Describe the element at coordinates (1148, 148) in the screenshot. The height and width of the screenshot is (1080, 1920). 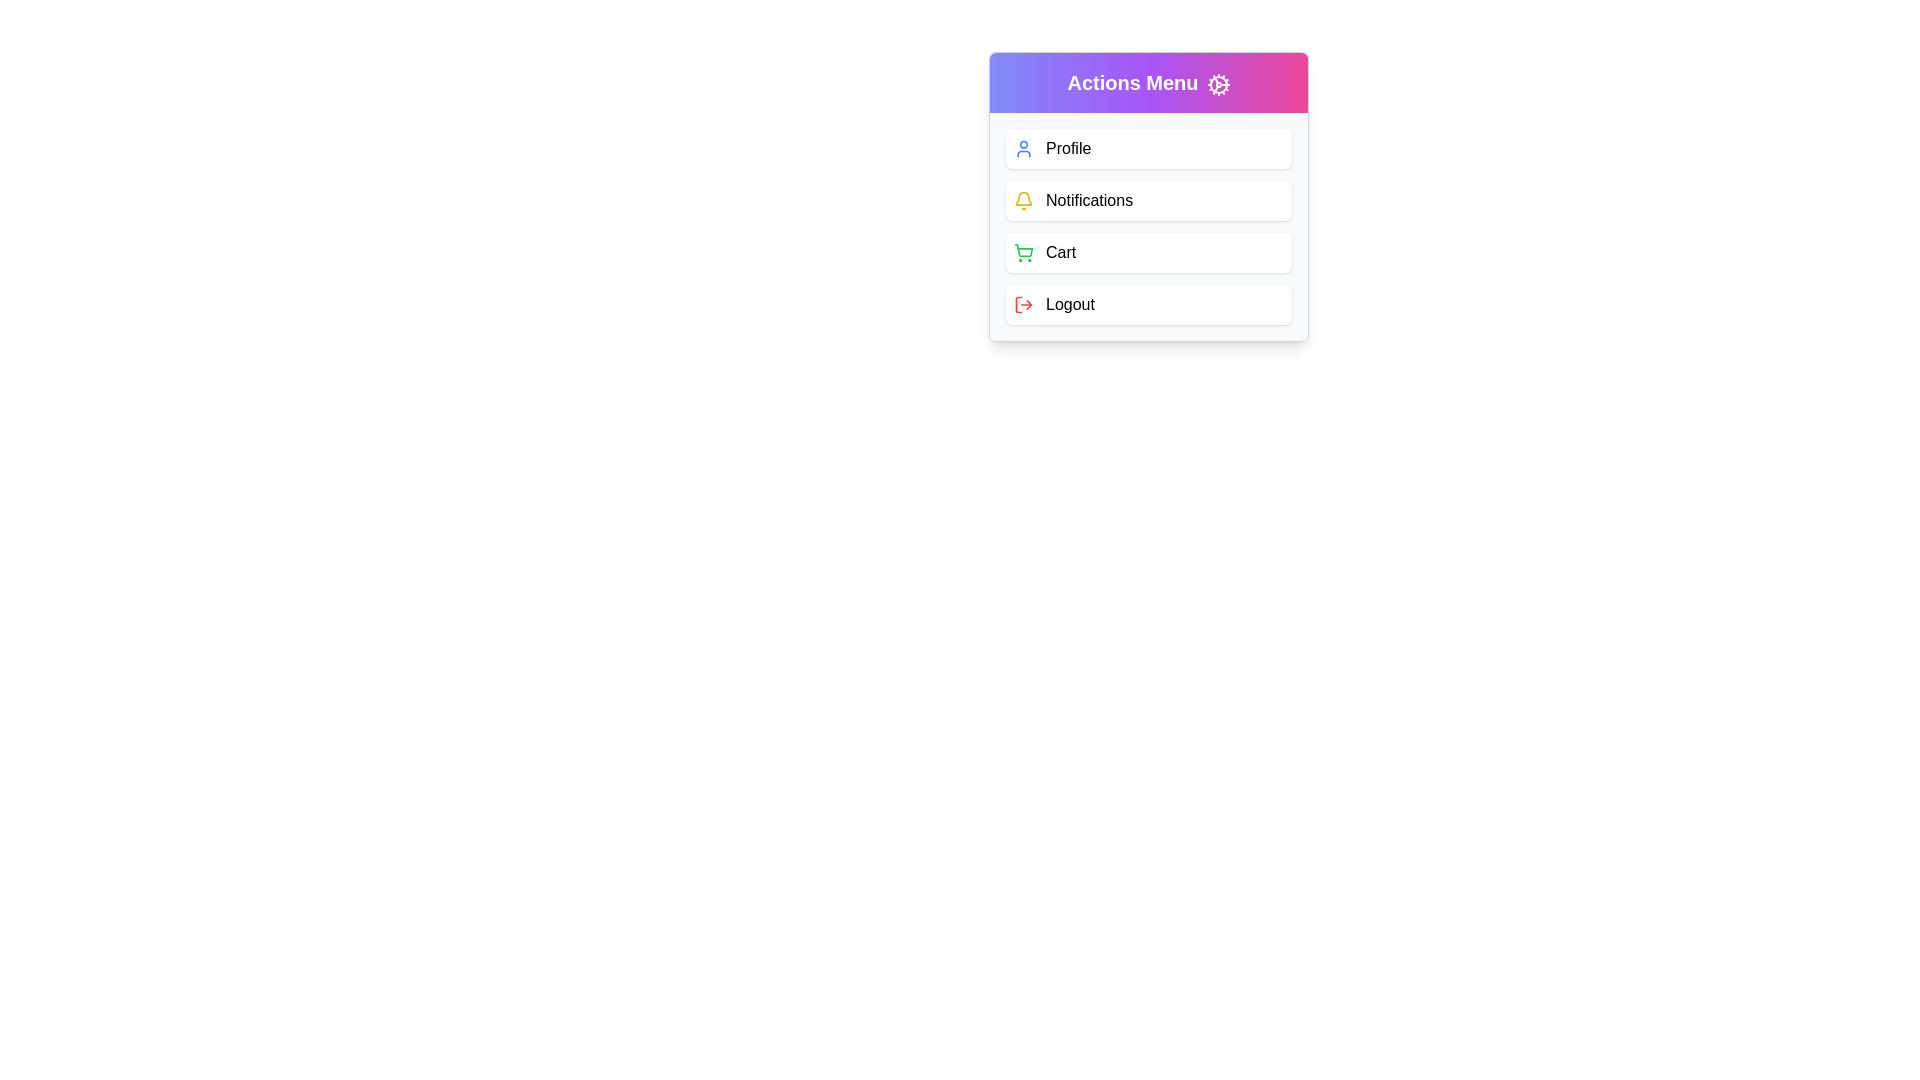
I see `the menu item Profile to observe its hover effect` at that location.